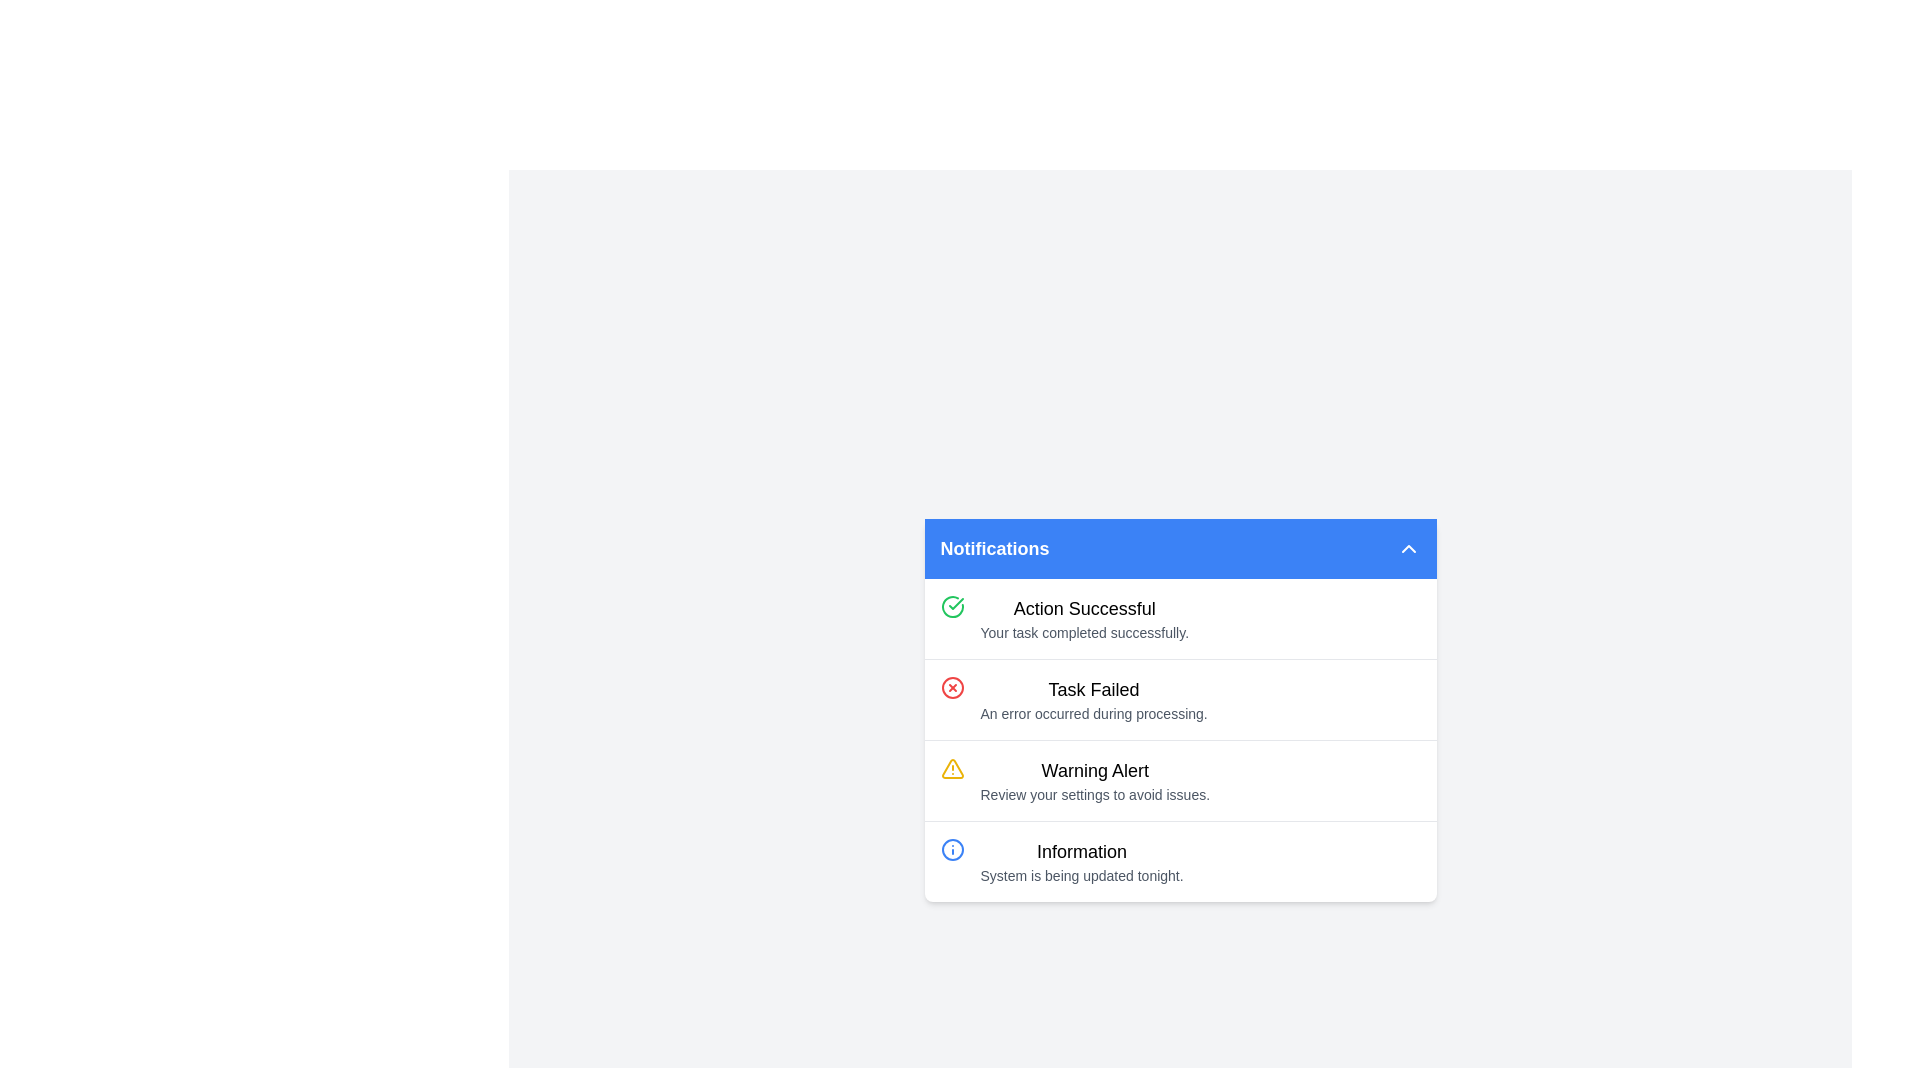  I want to click on the third notification message in the vertical list that warns about settings requiring attention to note the information, so click(1094, 779).